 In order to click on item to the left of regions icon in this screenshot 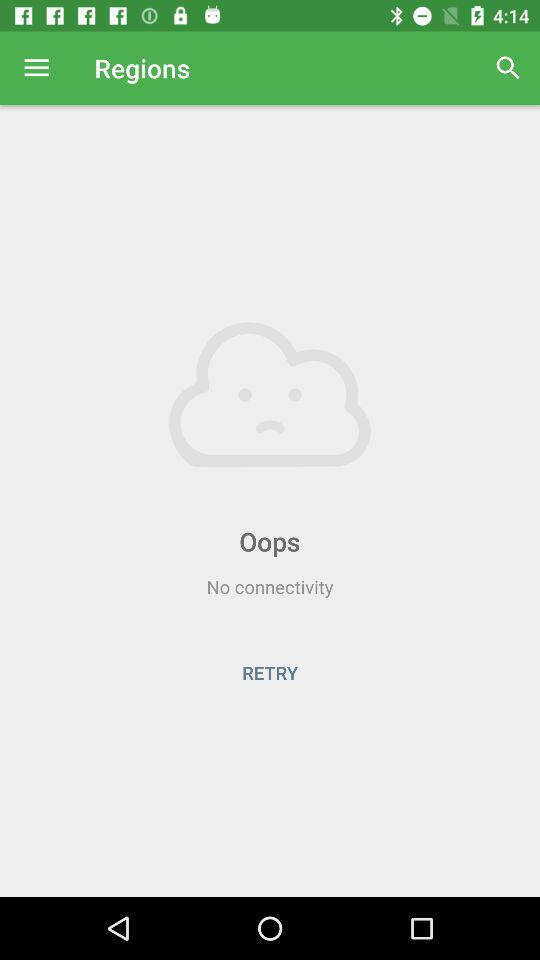, I will do `click(36, 68)`.